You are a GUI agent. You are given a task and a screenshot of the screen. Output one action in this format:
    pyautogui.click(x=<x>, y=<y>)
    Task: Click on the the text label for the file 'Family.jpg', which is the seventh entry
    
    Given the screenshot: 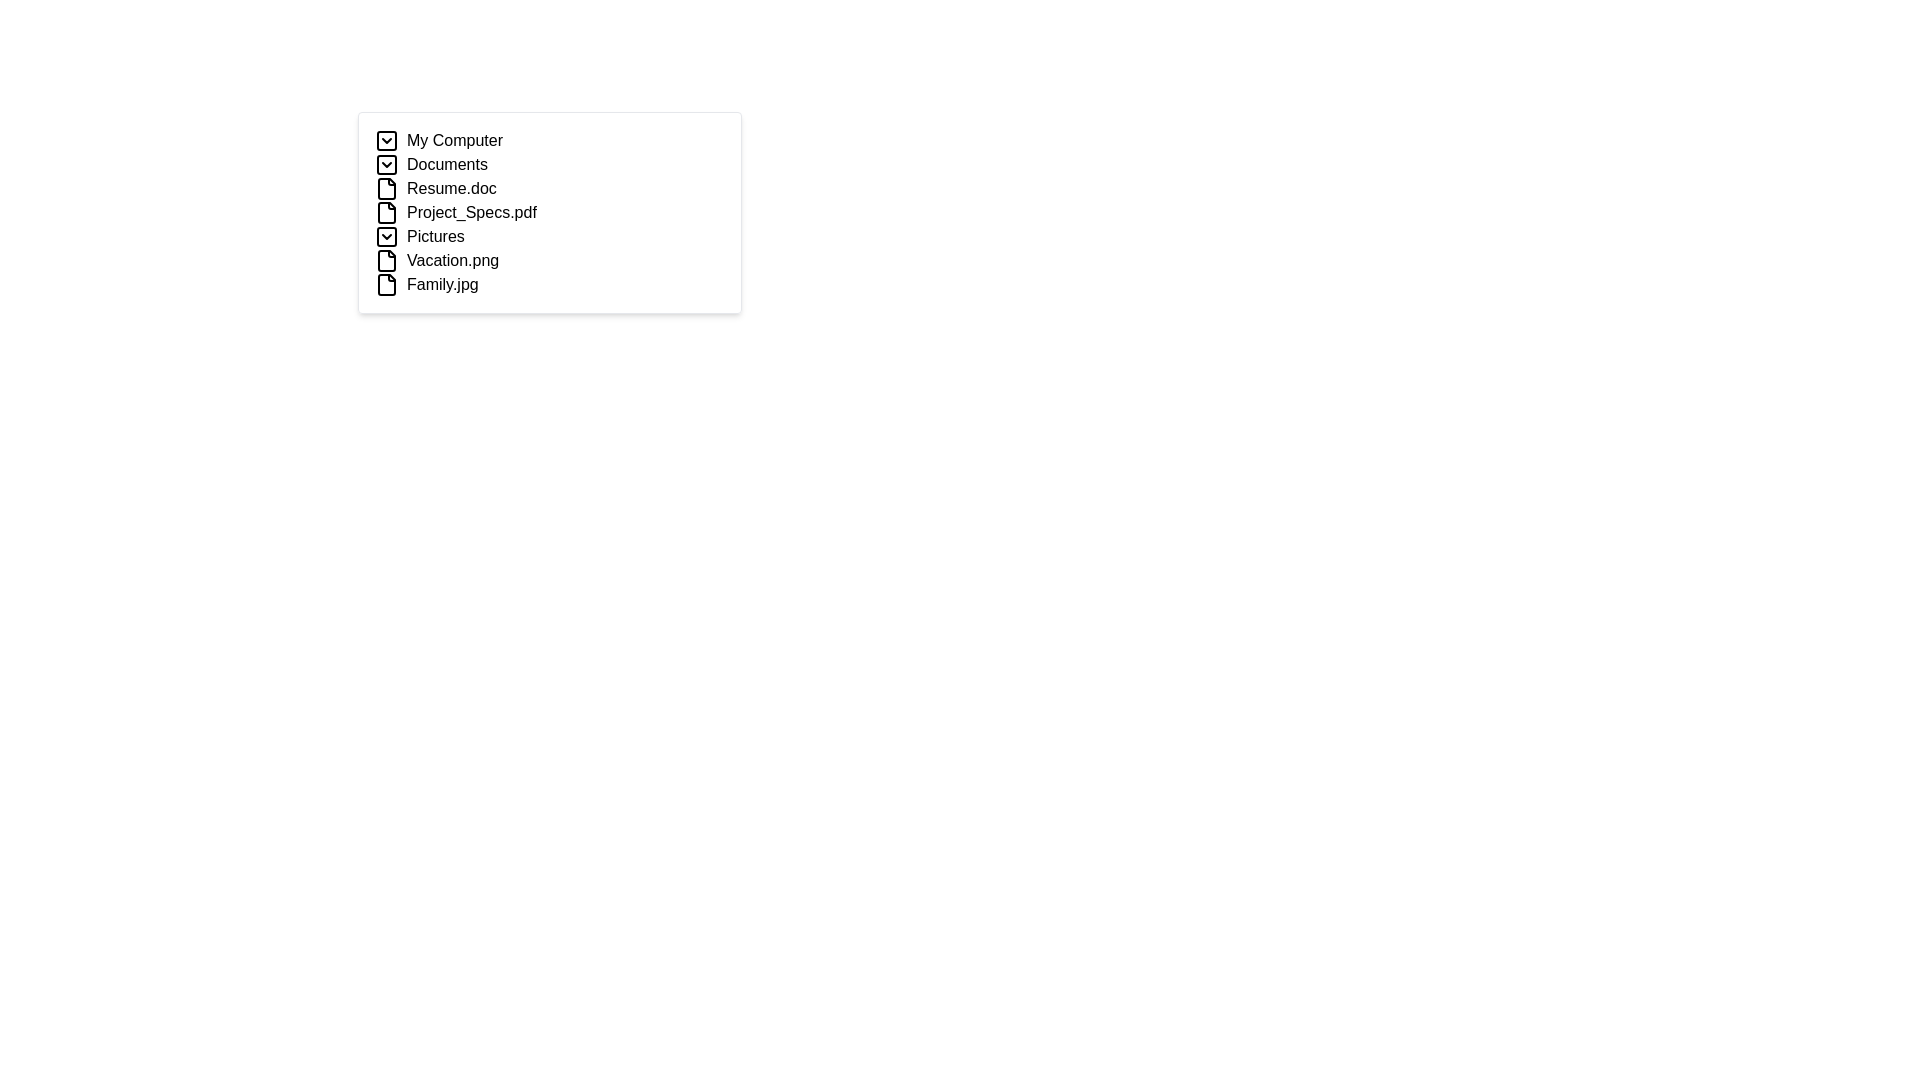 What is the action you would take?
    pyautogui.click(x=441, y=285)
    